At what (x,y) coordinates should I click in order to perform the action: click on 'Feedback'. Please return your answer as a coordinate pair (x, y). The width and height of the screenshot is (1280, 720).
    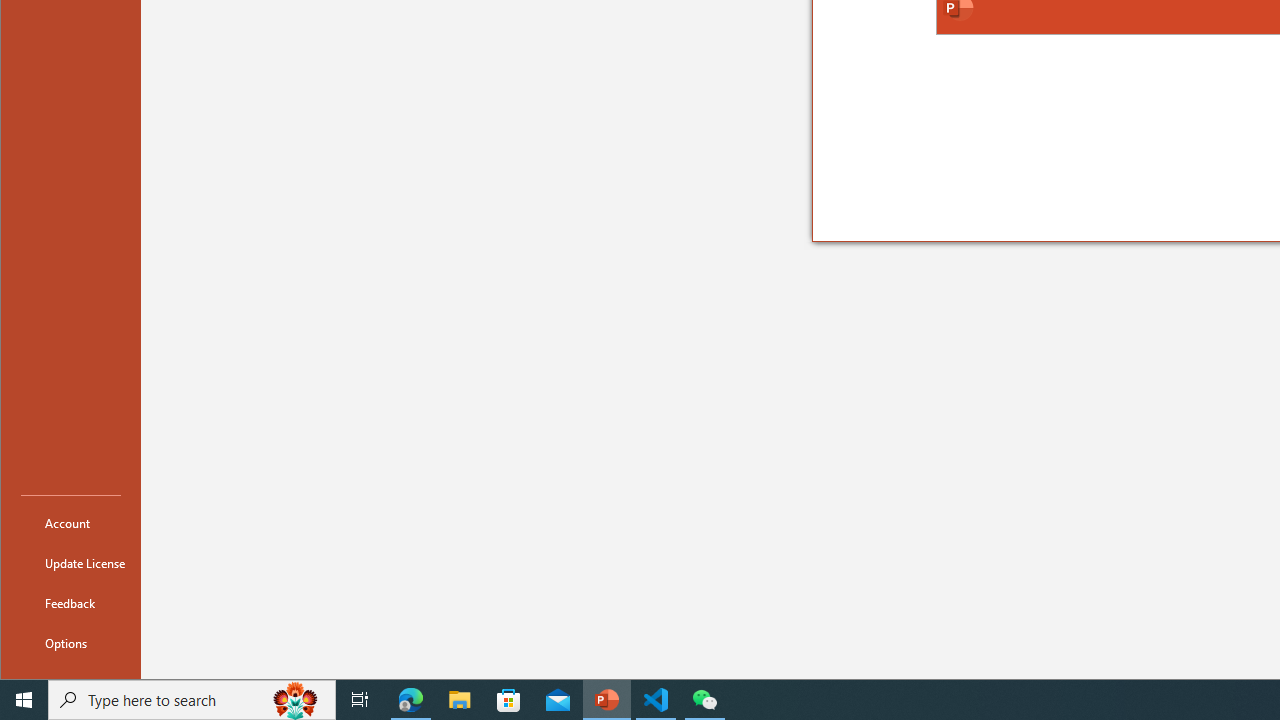
    Looking at the image, I should click on (71, 602).